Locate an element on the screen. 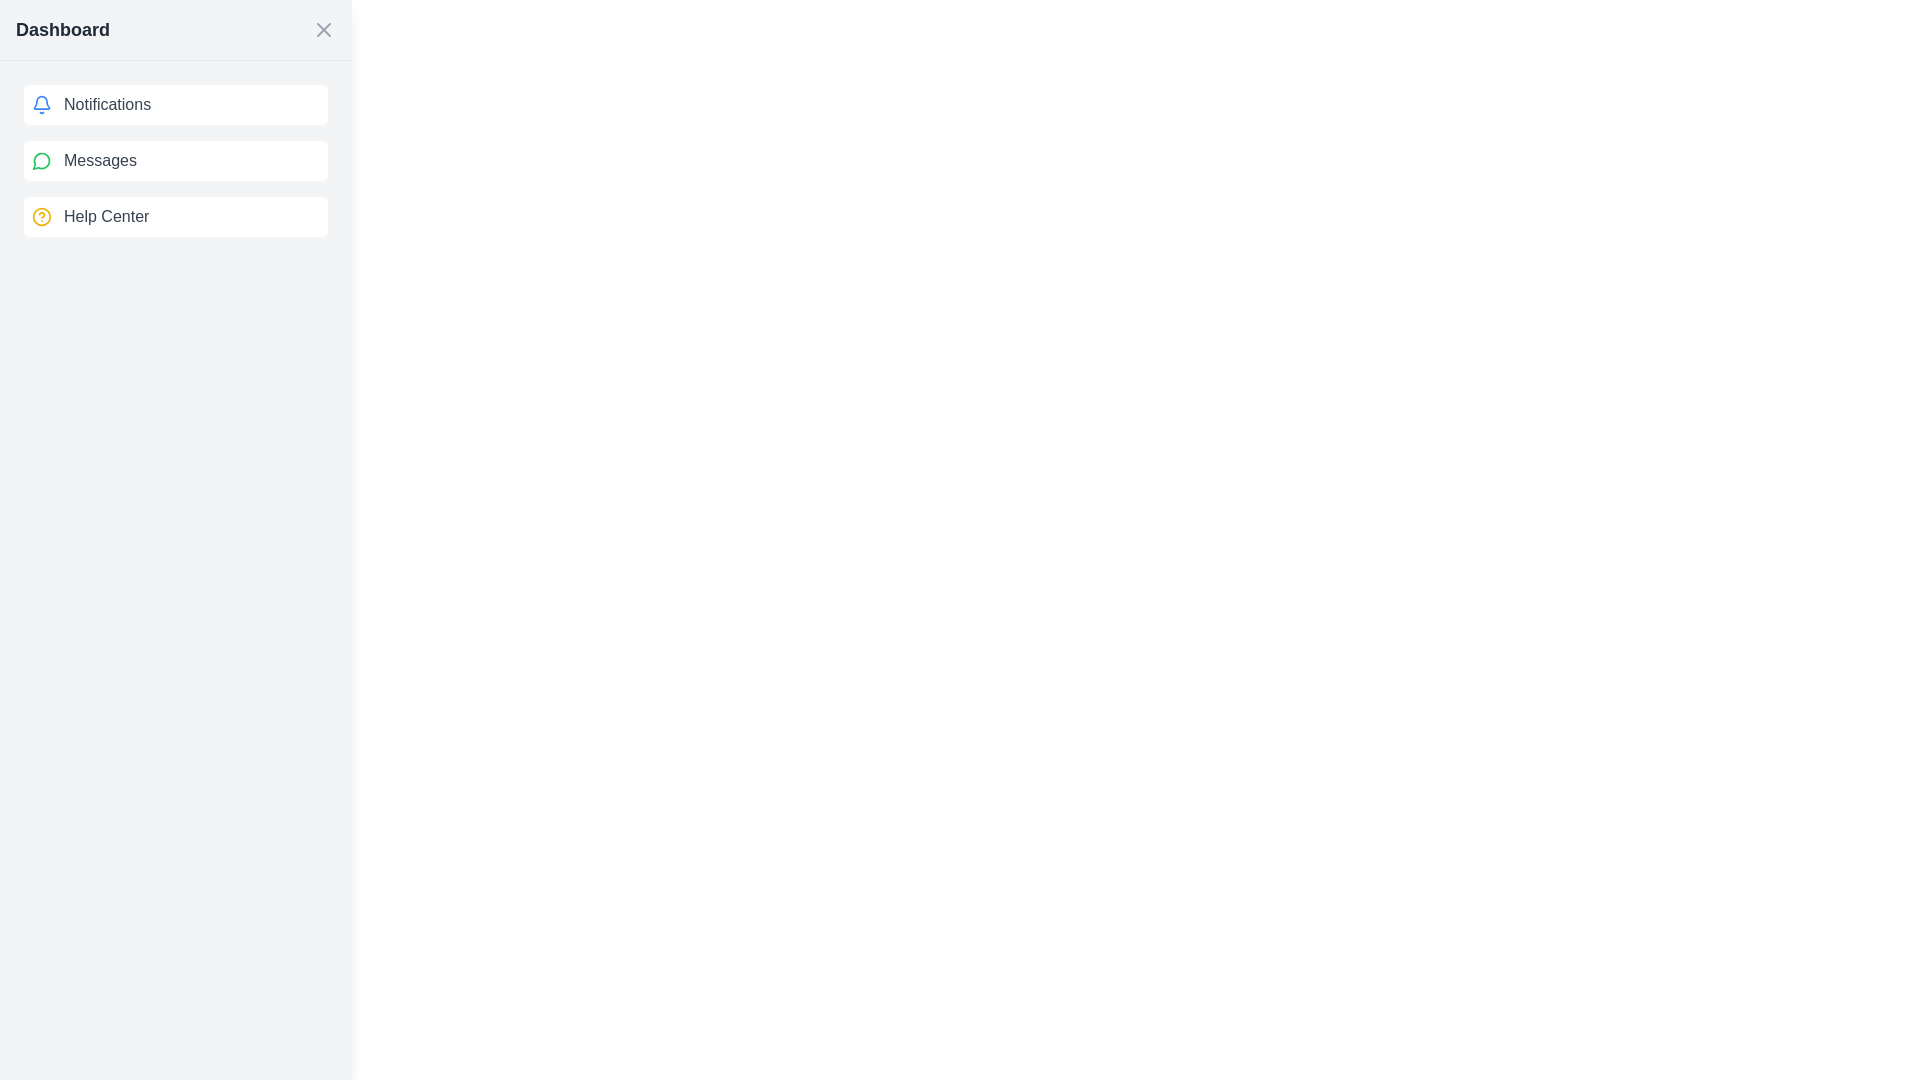 The height and width of the screenshot is (1080, 1920). the 'Messages' icon, which is an SVG vector graphic styled as a message circle located in the navigation sidebar, to the left of its text label is located at coordinates (42, 160).